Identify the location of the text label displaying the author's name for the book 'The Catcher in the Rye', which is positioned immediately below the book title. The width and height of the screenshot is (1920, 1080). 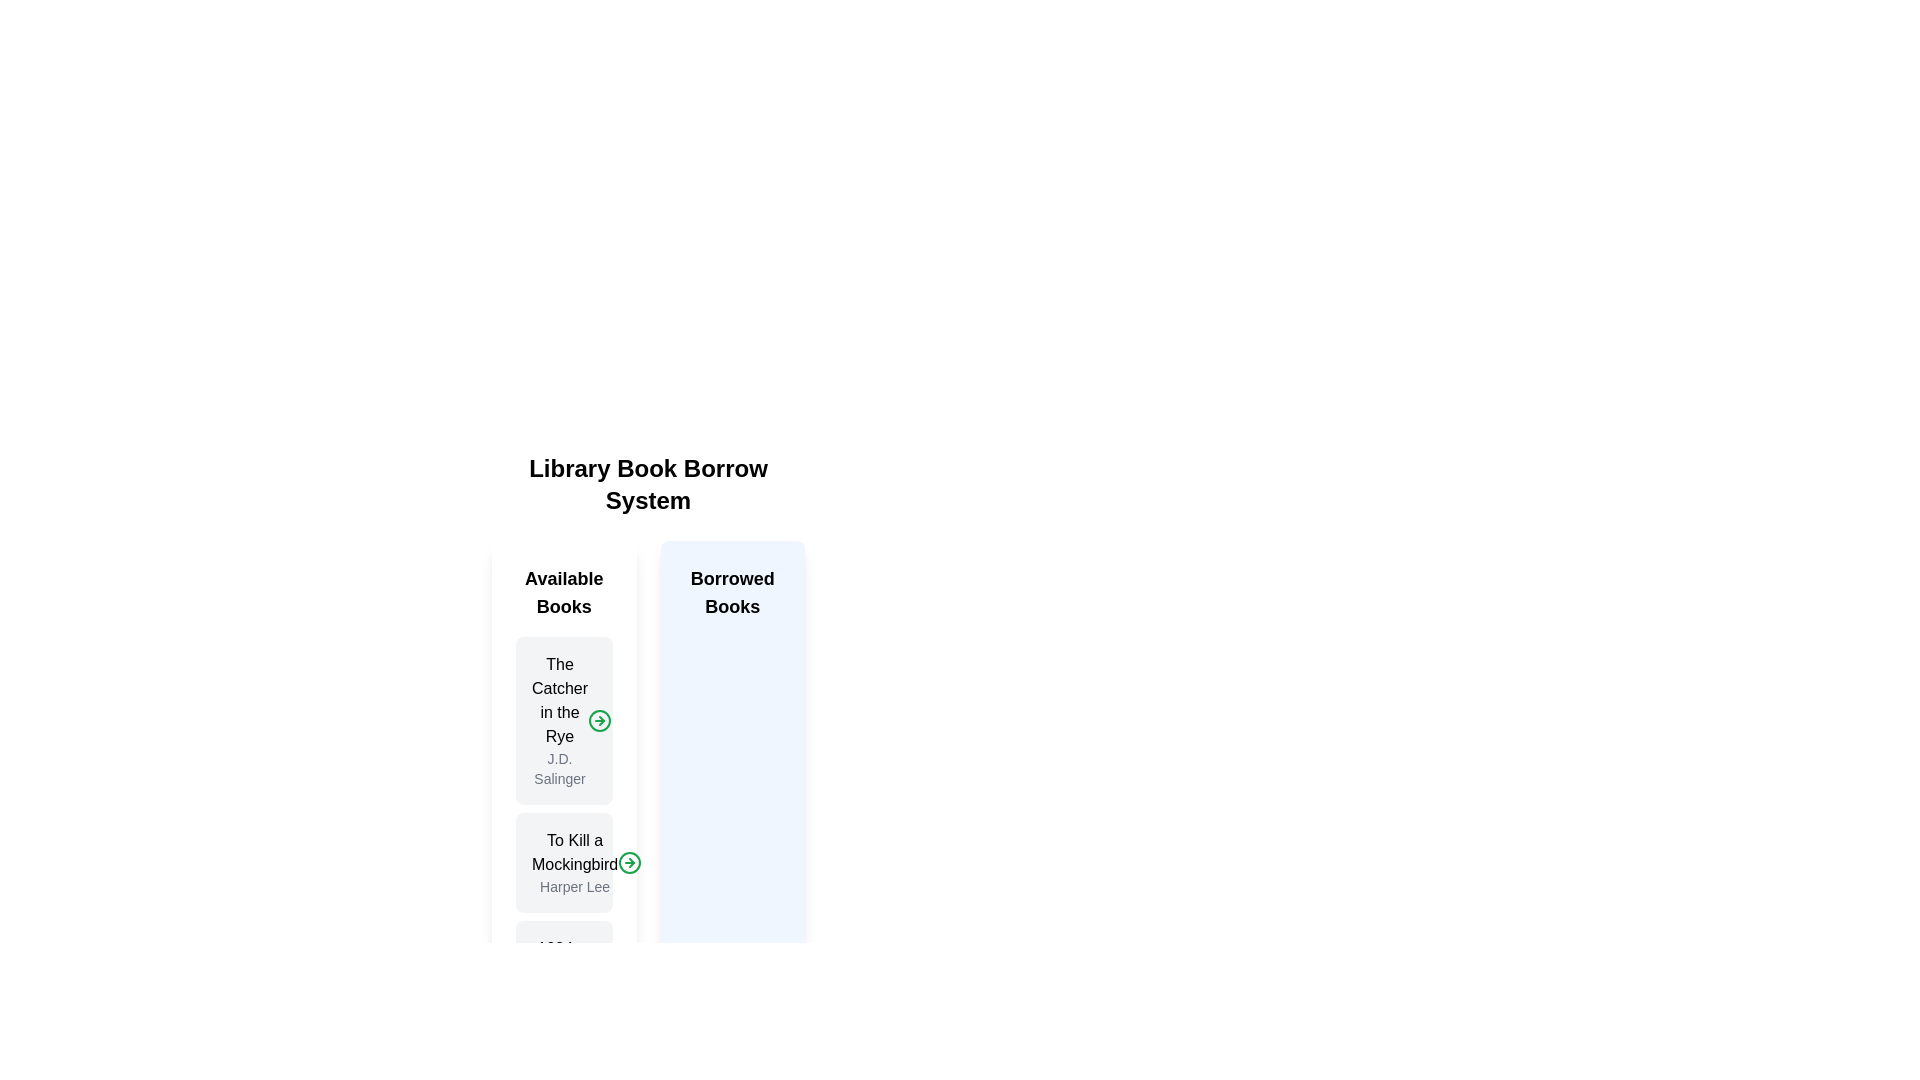
(560, 767).